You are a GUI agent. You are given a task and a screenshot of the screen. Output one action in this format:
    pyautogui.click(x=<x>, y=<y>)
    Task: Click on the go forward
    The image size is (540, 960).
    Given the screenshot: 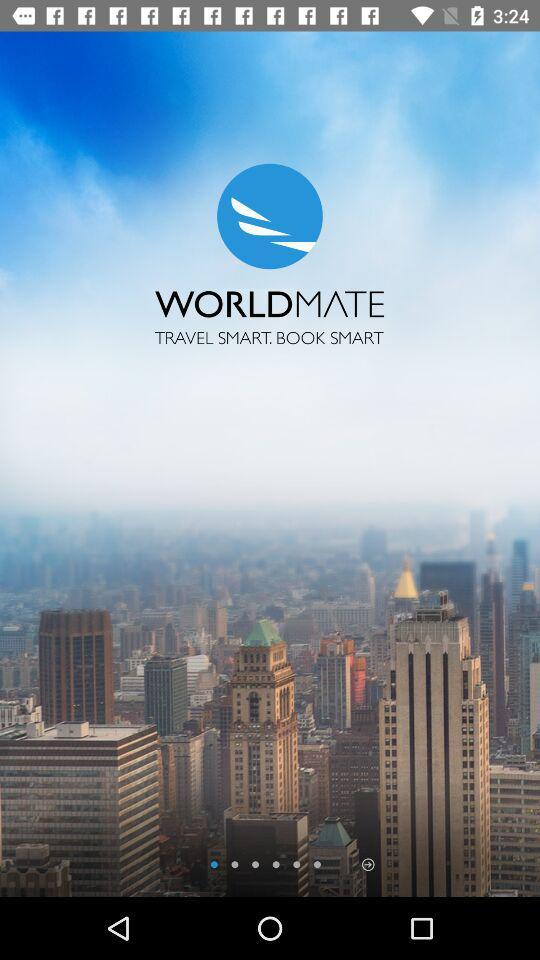 What is the action you would take?
    pyautogui.click(x=367, y=863)
    